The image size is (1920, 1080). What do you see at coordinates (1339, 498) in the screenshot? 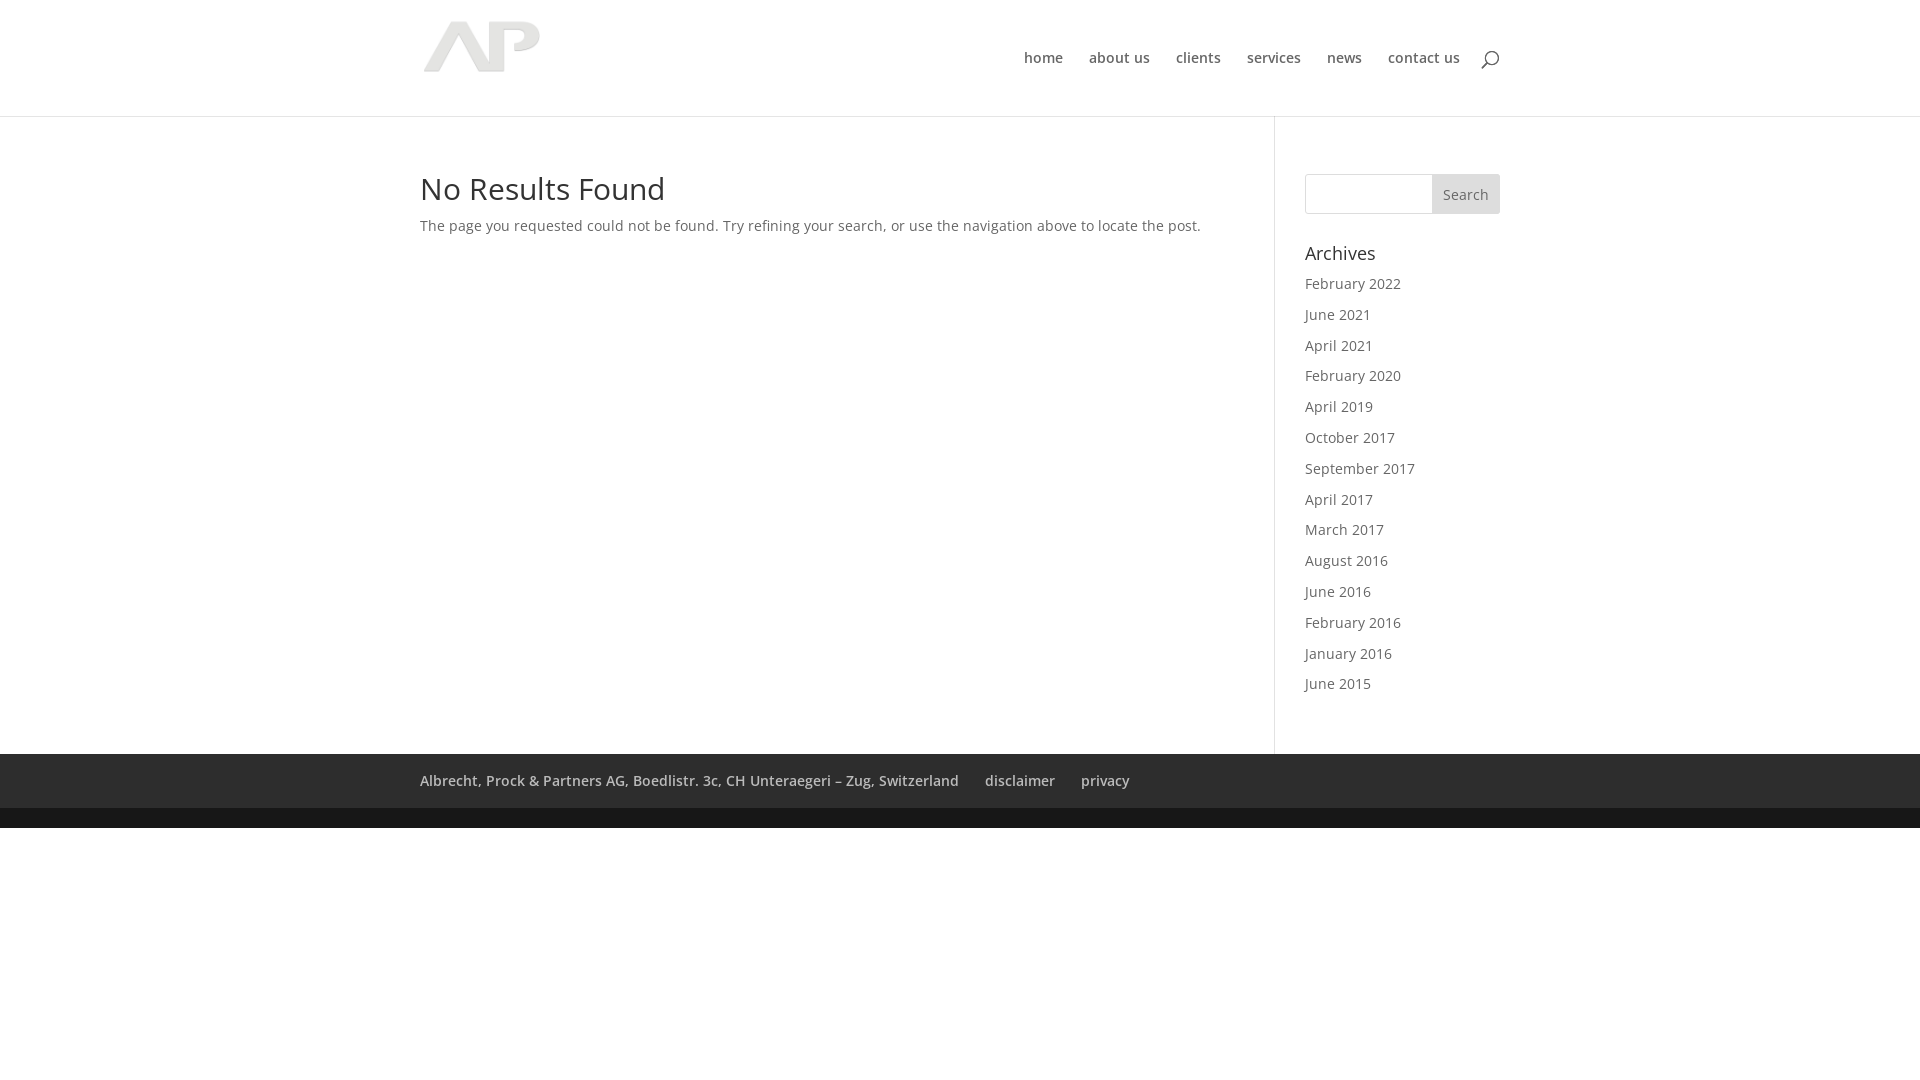
I see `'April 2017'` at bounding box center [1339, 498].